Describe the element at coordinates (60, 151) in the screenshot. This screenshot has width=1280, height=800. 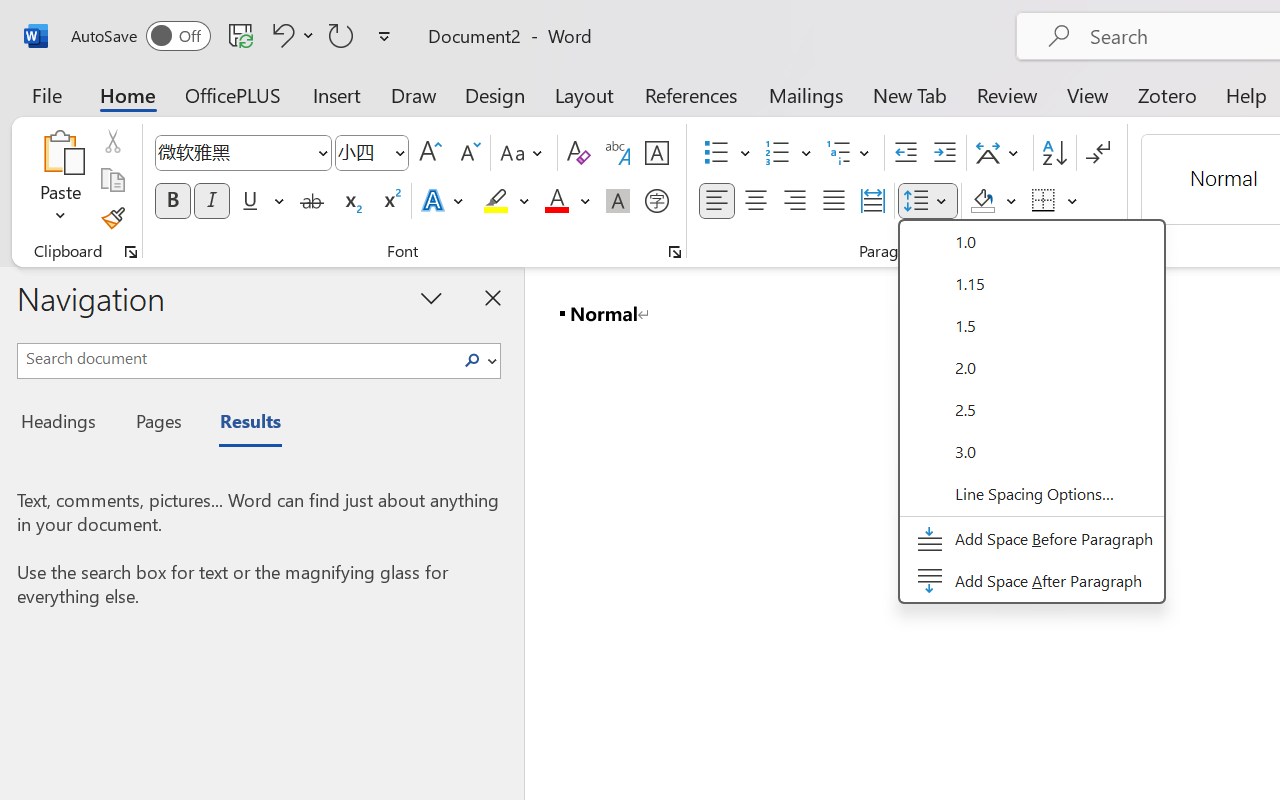
I see `'Paste'` at that location.